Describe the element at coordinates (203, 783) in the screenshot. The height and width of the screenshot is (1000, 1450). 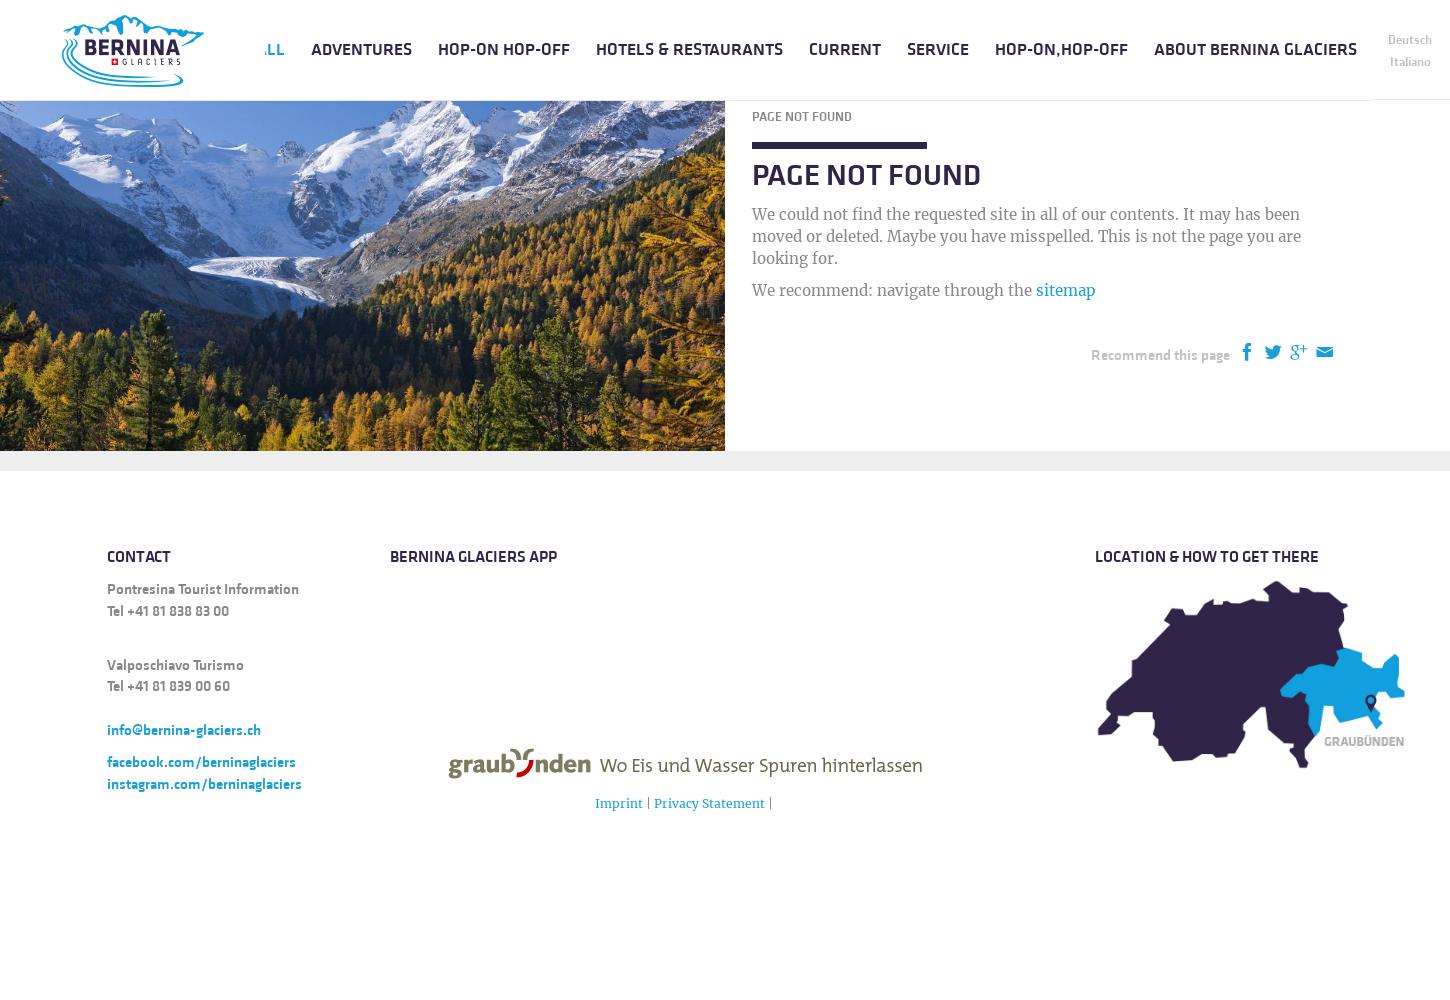
I see `'instagram.com/berninaglaciers'` at that location.